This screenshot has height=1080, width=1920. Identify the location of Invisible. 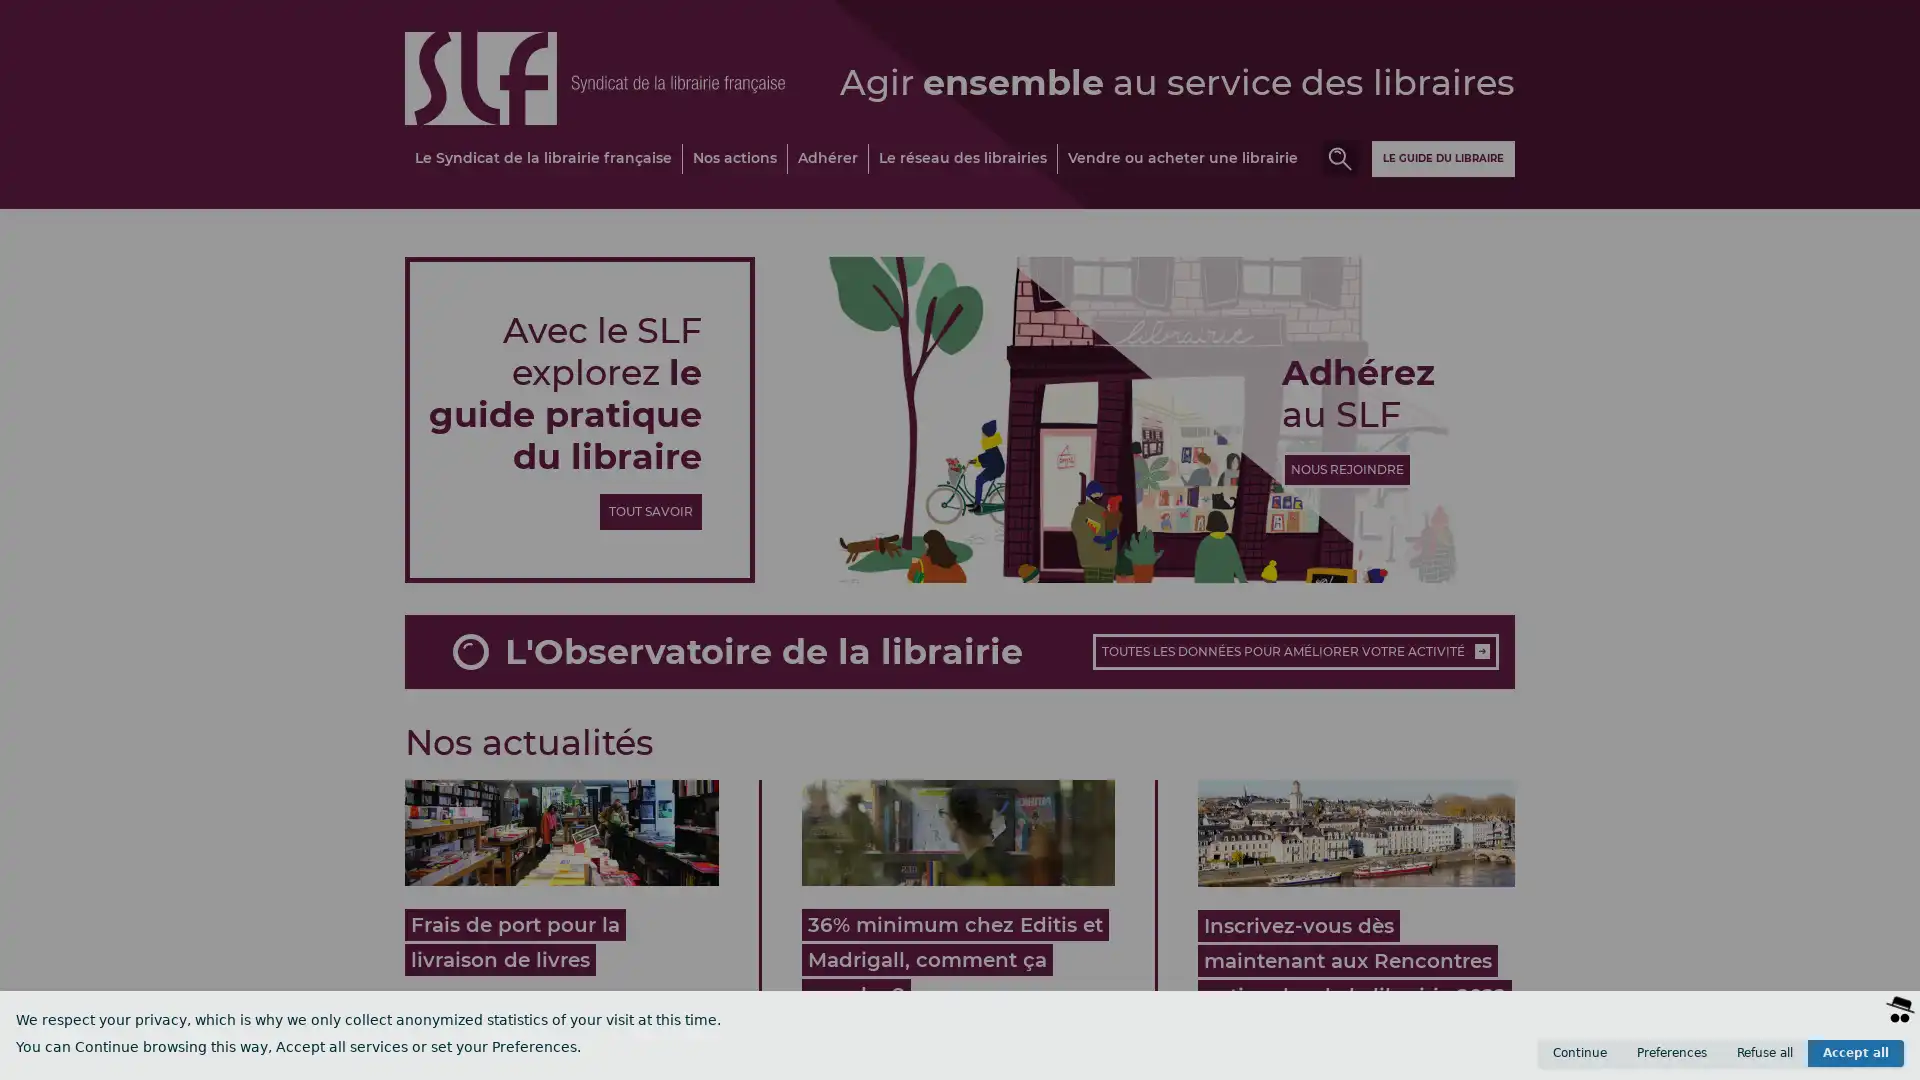
(1801, 1059).